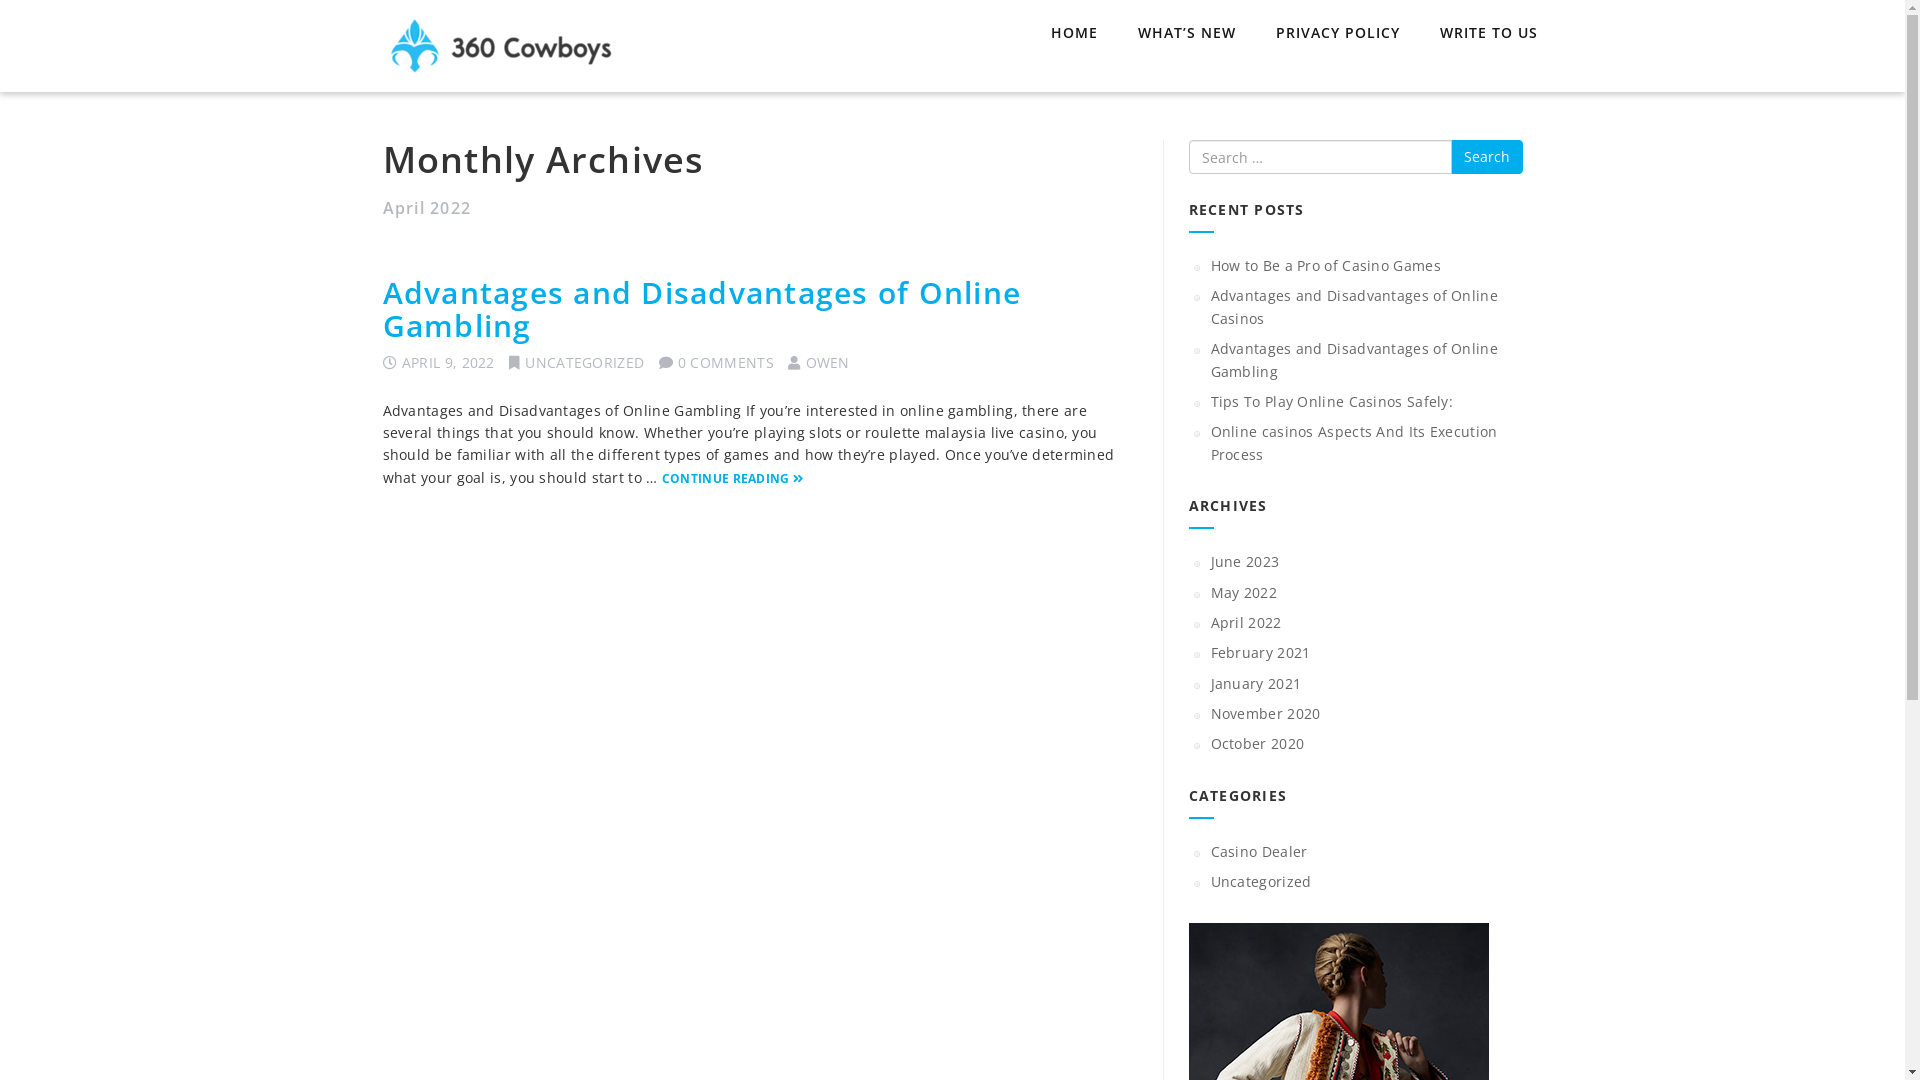 The width and height of the screenshot is (1920, 1080). Describe the element at coordinates (701, 308) in the screenshot. I see `'Advantages and Disadvantages of Online Gambling'` at that location.